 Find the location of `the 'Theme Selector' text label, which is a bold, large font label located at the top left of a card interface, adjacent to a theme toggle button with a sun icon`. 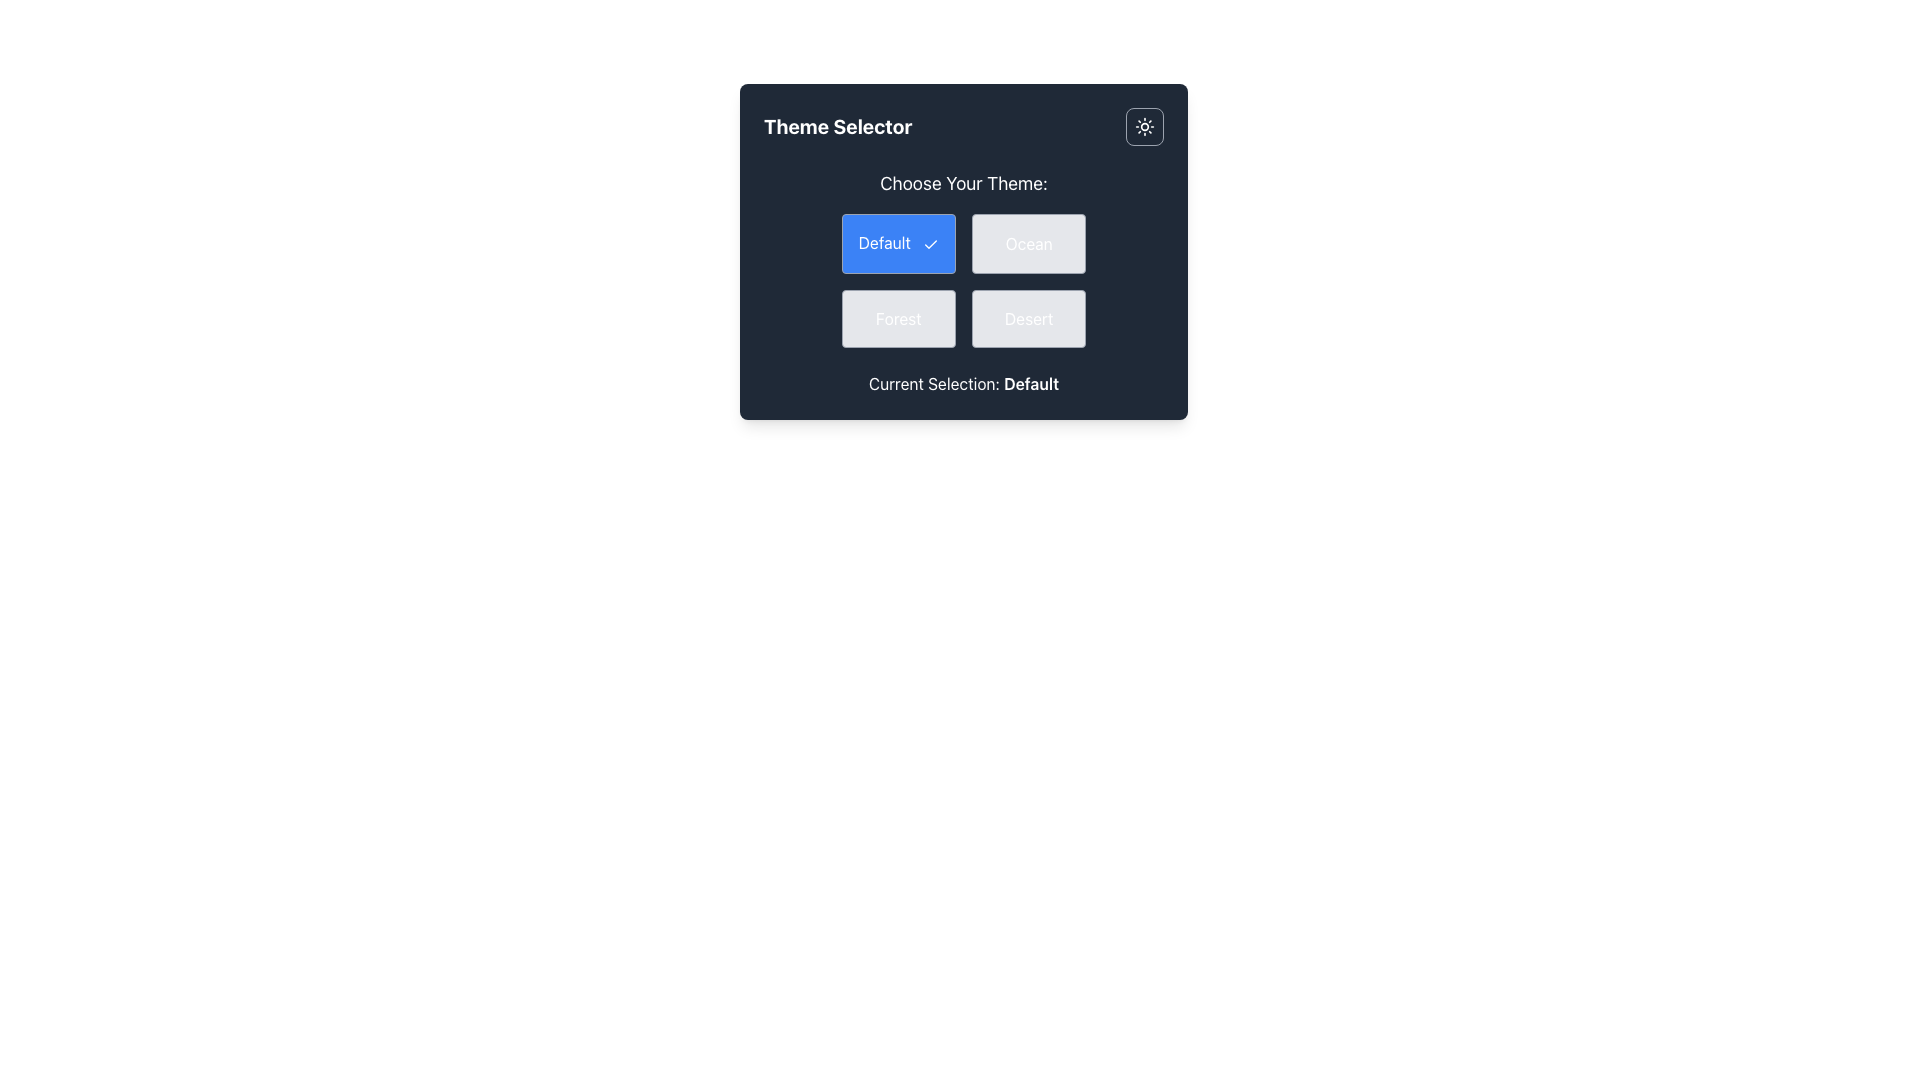

the 'Theme Selector' text label, which is a bold, large font label located at the top left of a card interface, adjacent to a theme toggle button with a sun icon is located at coordinates (838, 127).